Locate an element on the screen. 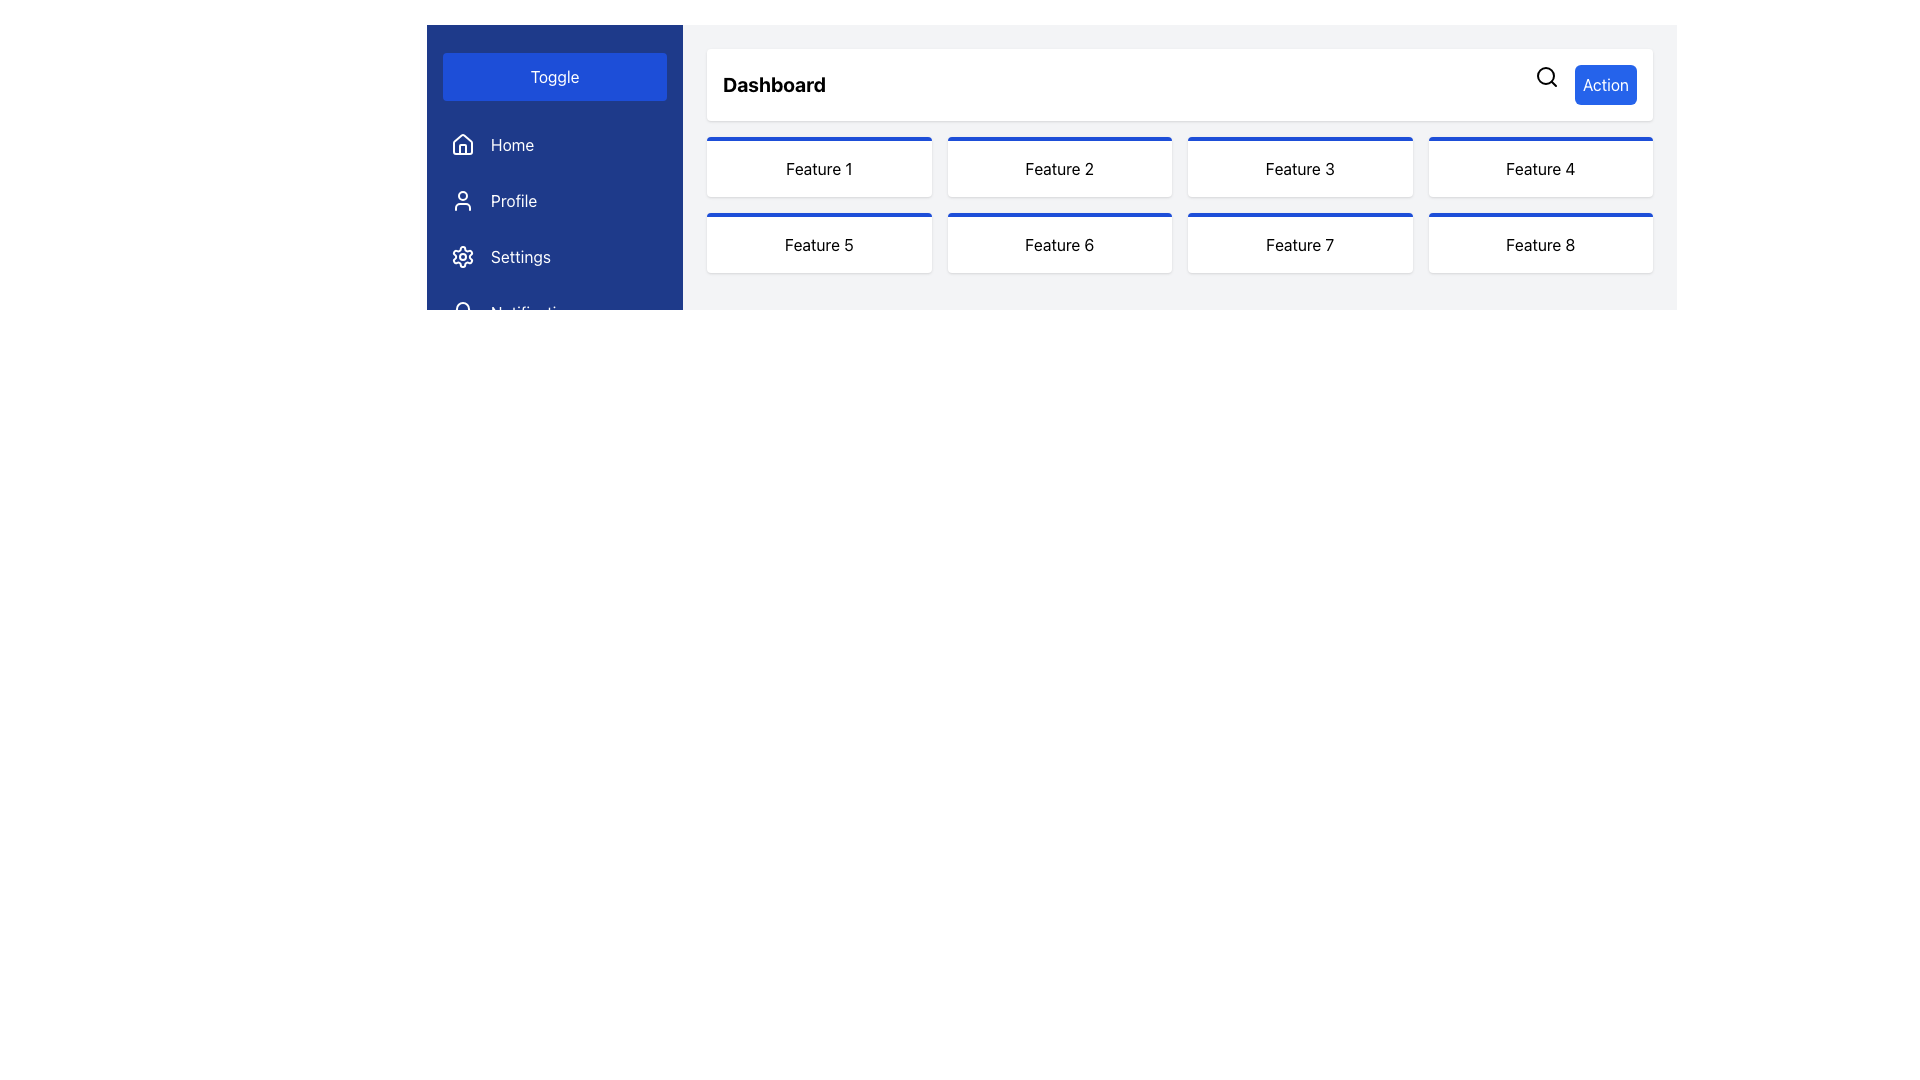  the 'Profile' text label in the vertical navigation sidebar is located at coordinates (514, 200).